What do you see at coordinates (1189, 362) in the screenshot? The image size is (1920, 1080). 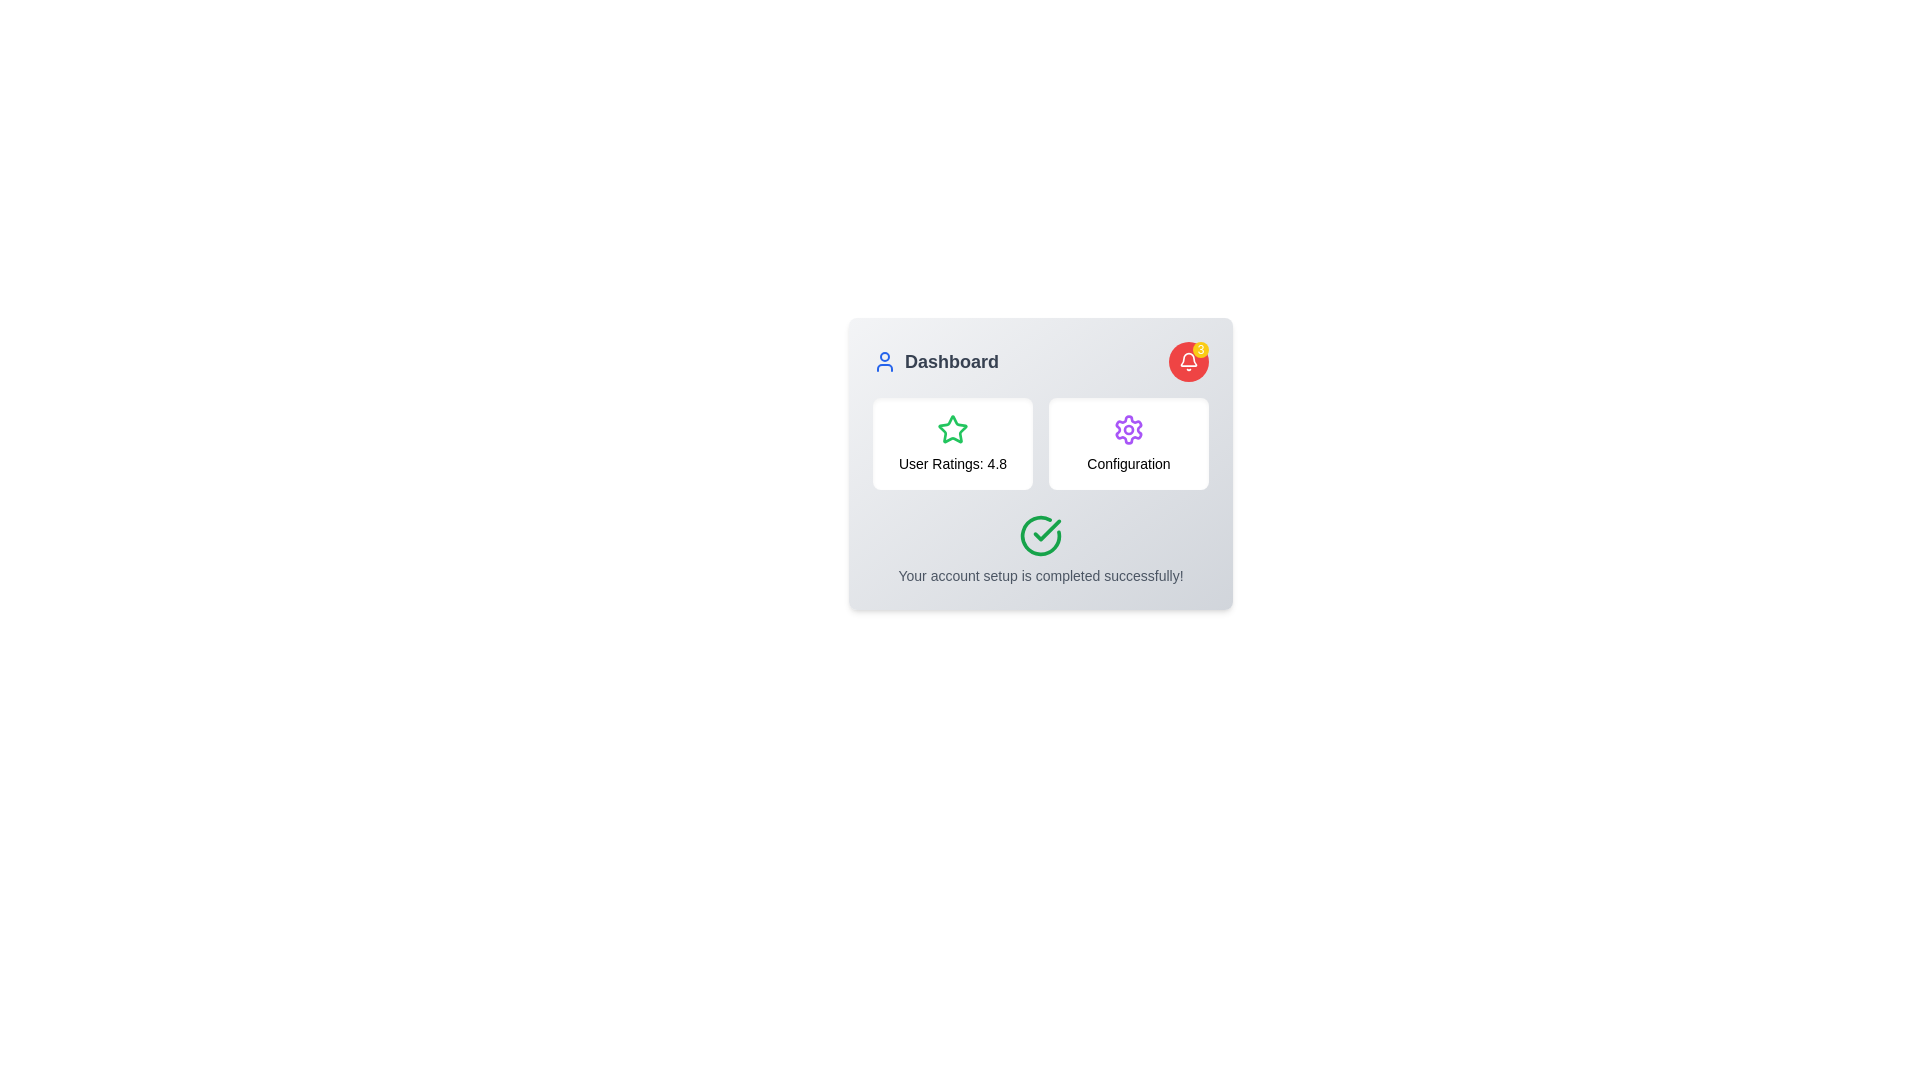 I see `the Notification Indicator at the top-right corner of the header` at bounding box center [1189, 362].